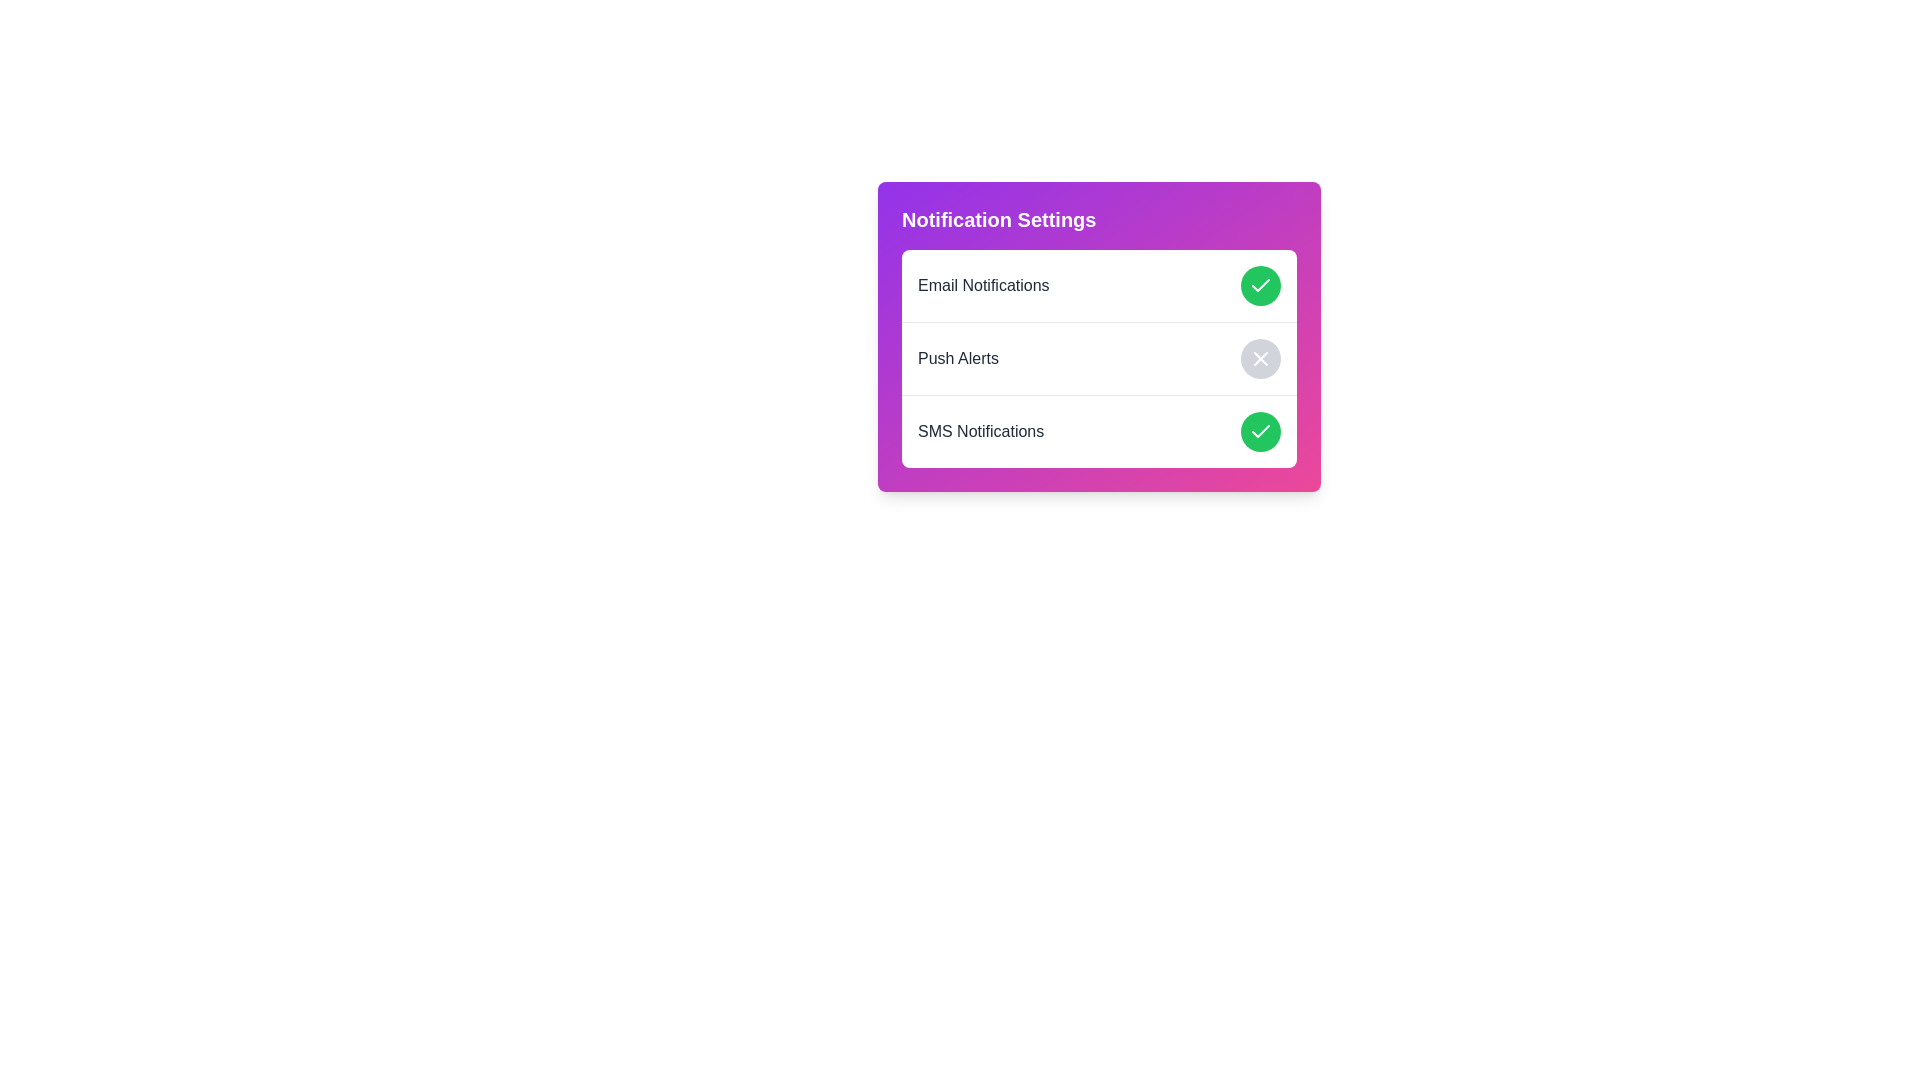 The width and height of the screenshot is (1920, 1080). Describe the element at coordinates (1260, 357) in the screenshot. I see `the small circular button with a white 'X' symbol on a light gray background, located to the right of 'Push Alerts' in the notification settings panel` at that location.